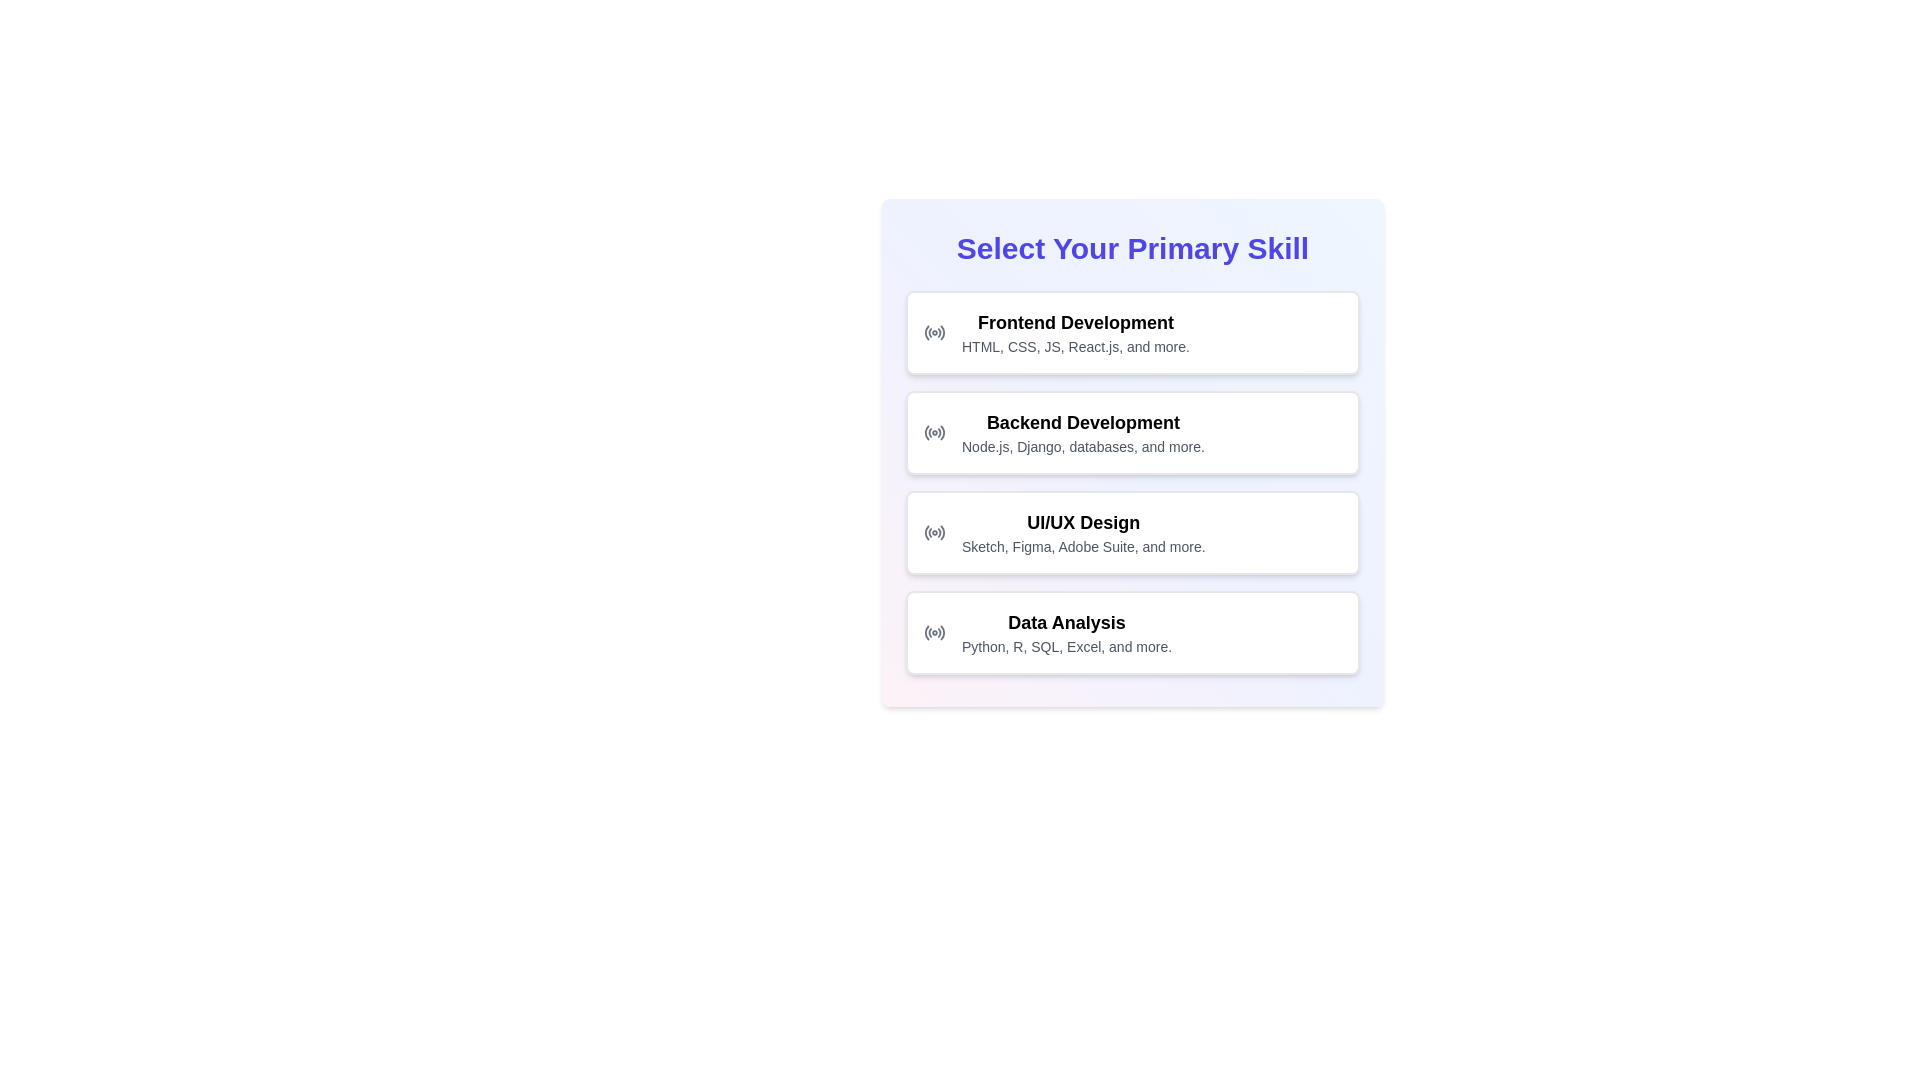  Describe the element at coordinates (1082, 446) in the screenshot. I see `the descriptive text element for the 'Backend Development' skill option, located directly below its title in the second card of the vertical list` at that location.